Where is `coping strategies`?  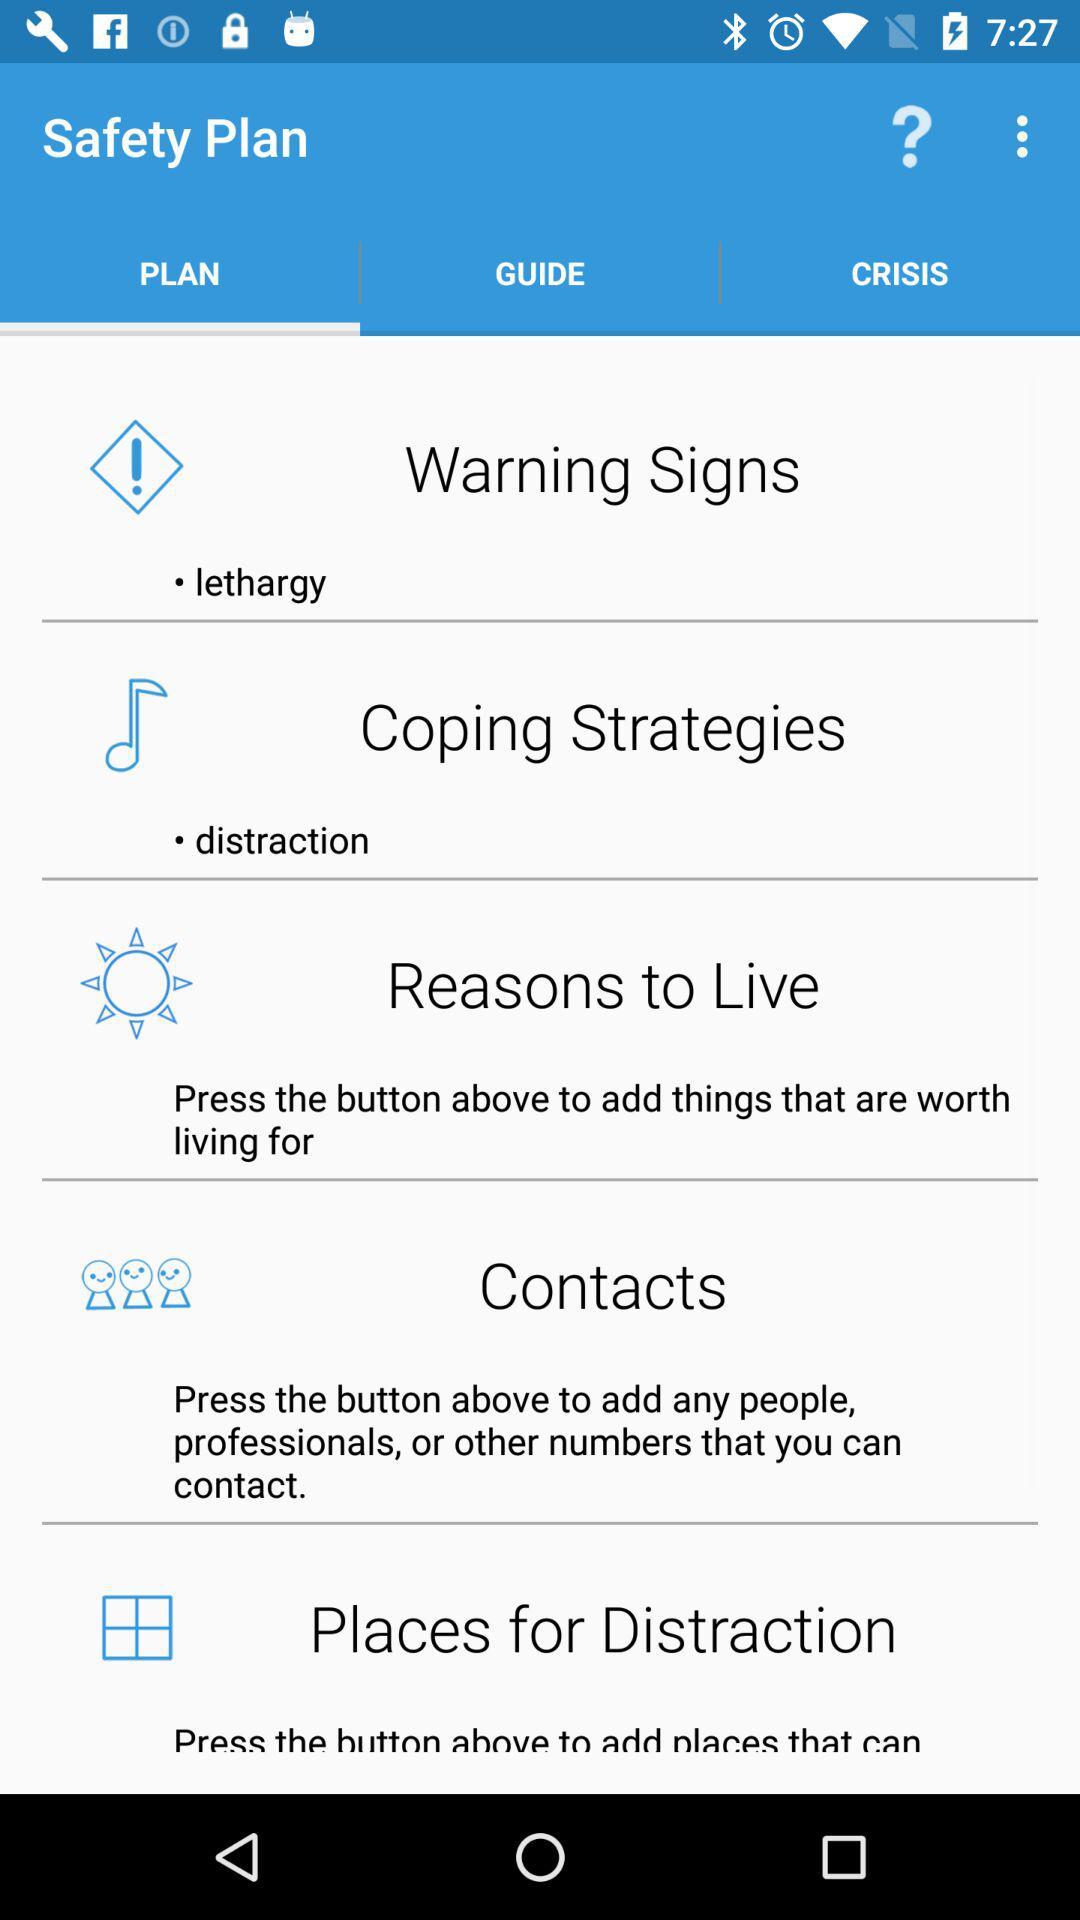 coping strategies is located at coordinates (540, 724).